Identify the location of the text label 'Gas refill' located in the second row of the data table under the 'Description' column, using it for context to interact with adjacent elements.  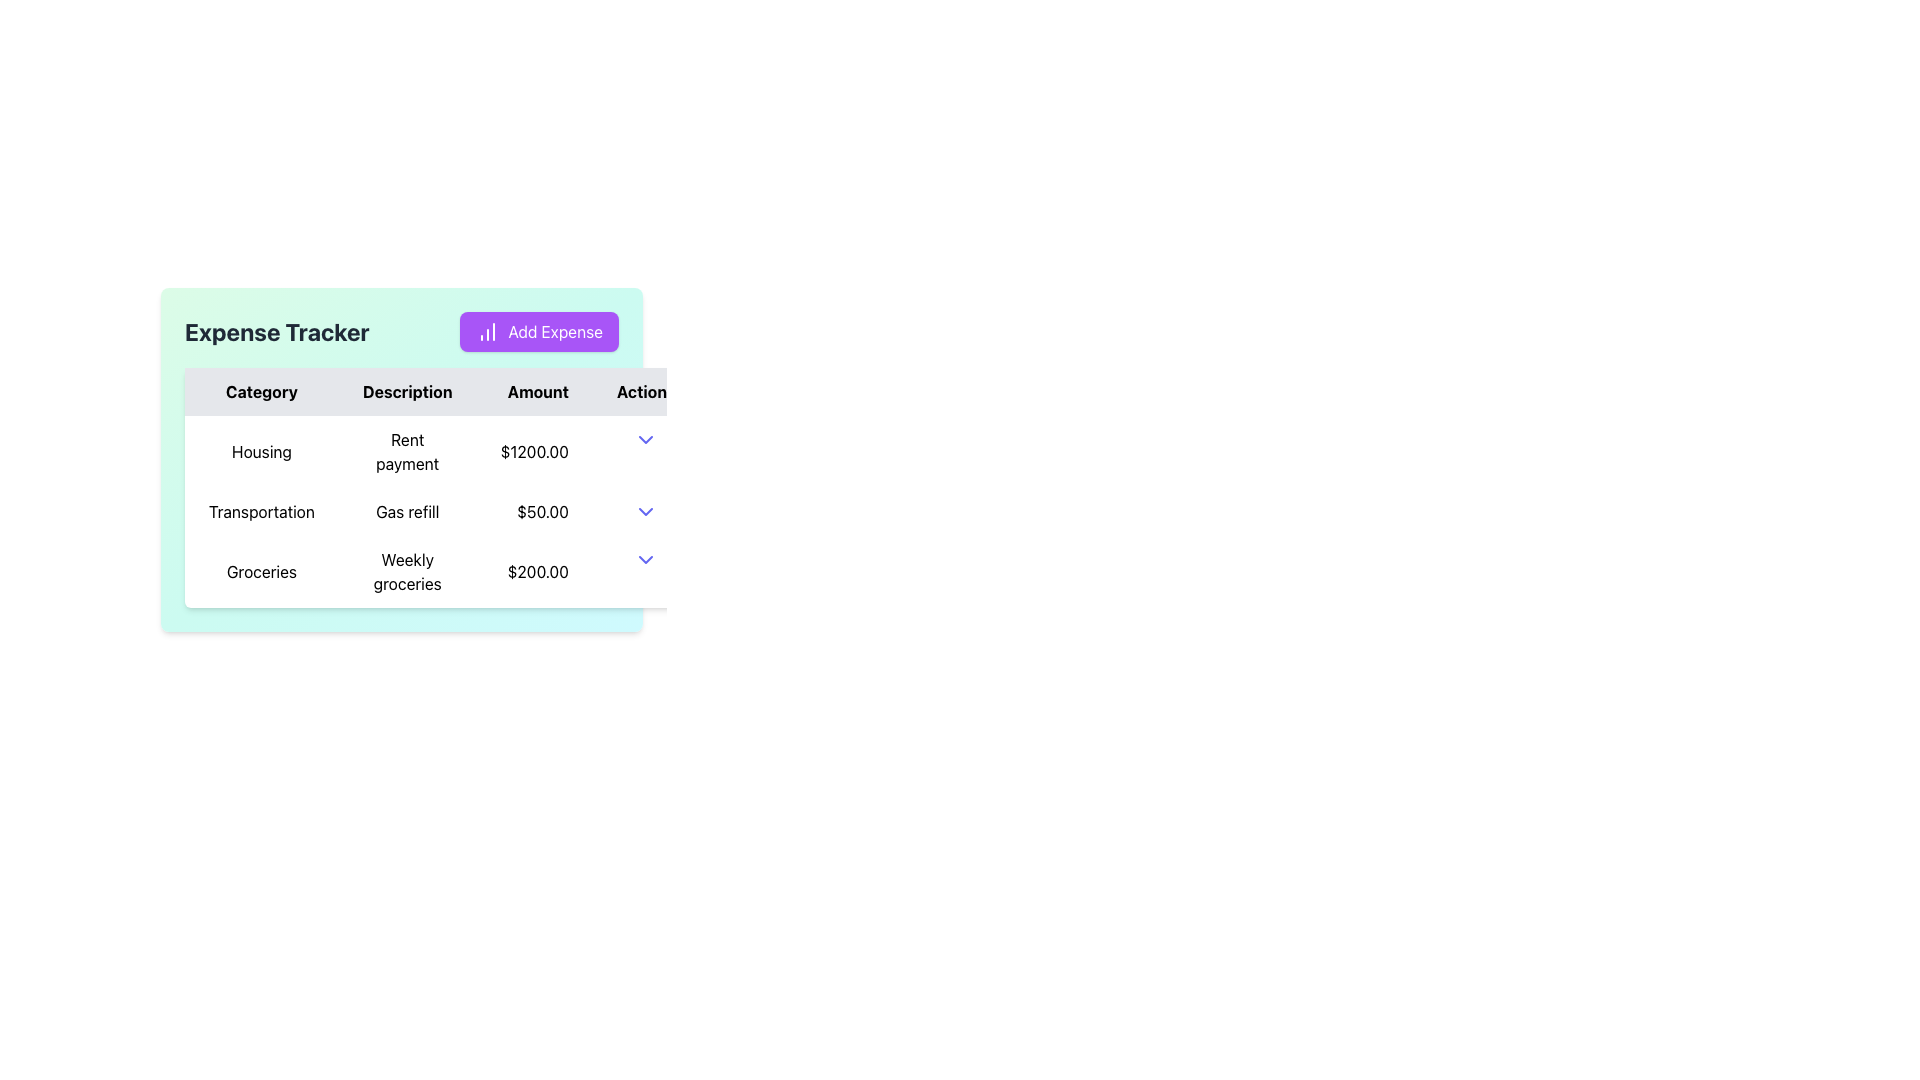
(406, 511).